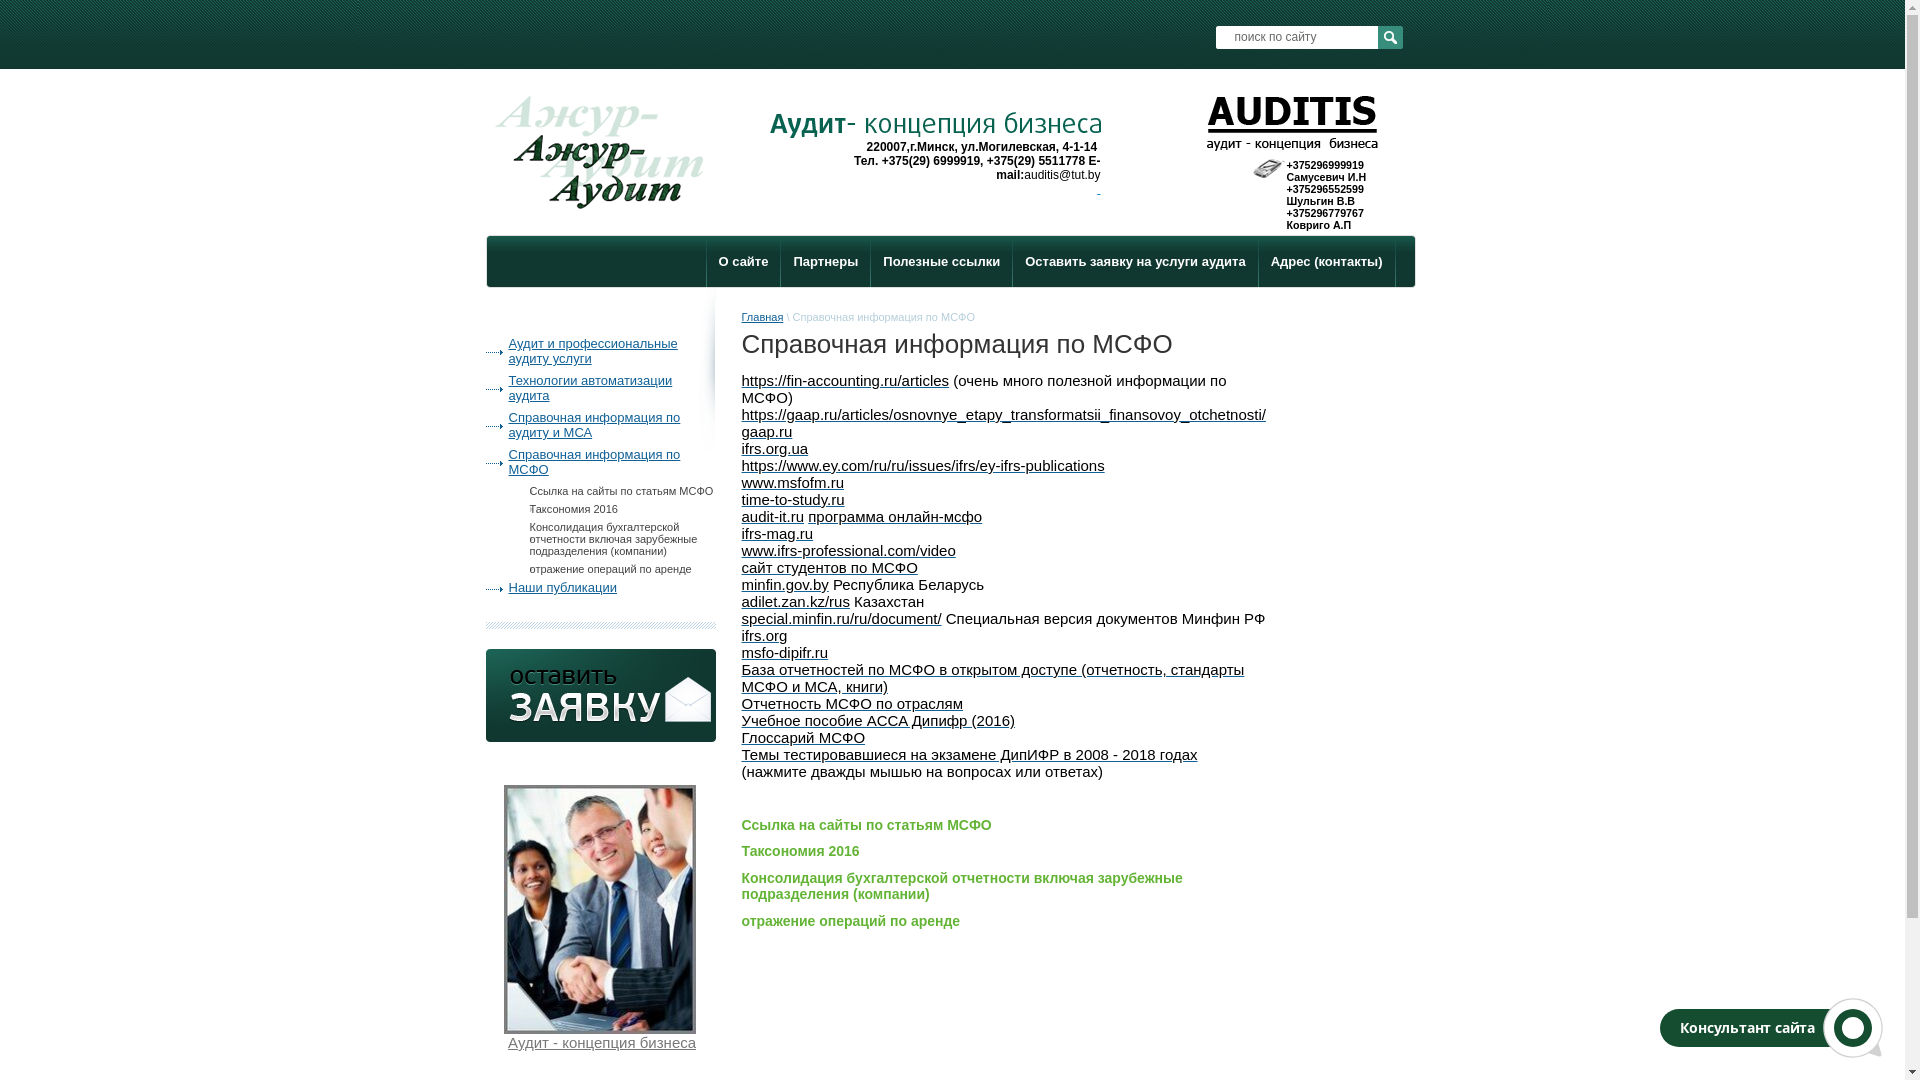 The width and height of the screenshot is (1920, 1080). What do you see at coordinates (741, 652) in the screenshot?
I see `'msfo-dipifr.ru'` at bounding box center [741, 652].